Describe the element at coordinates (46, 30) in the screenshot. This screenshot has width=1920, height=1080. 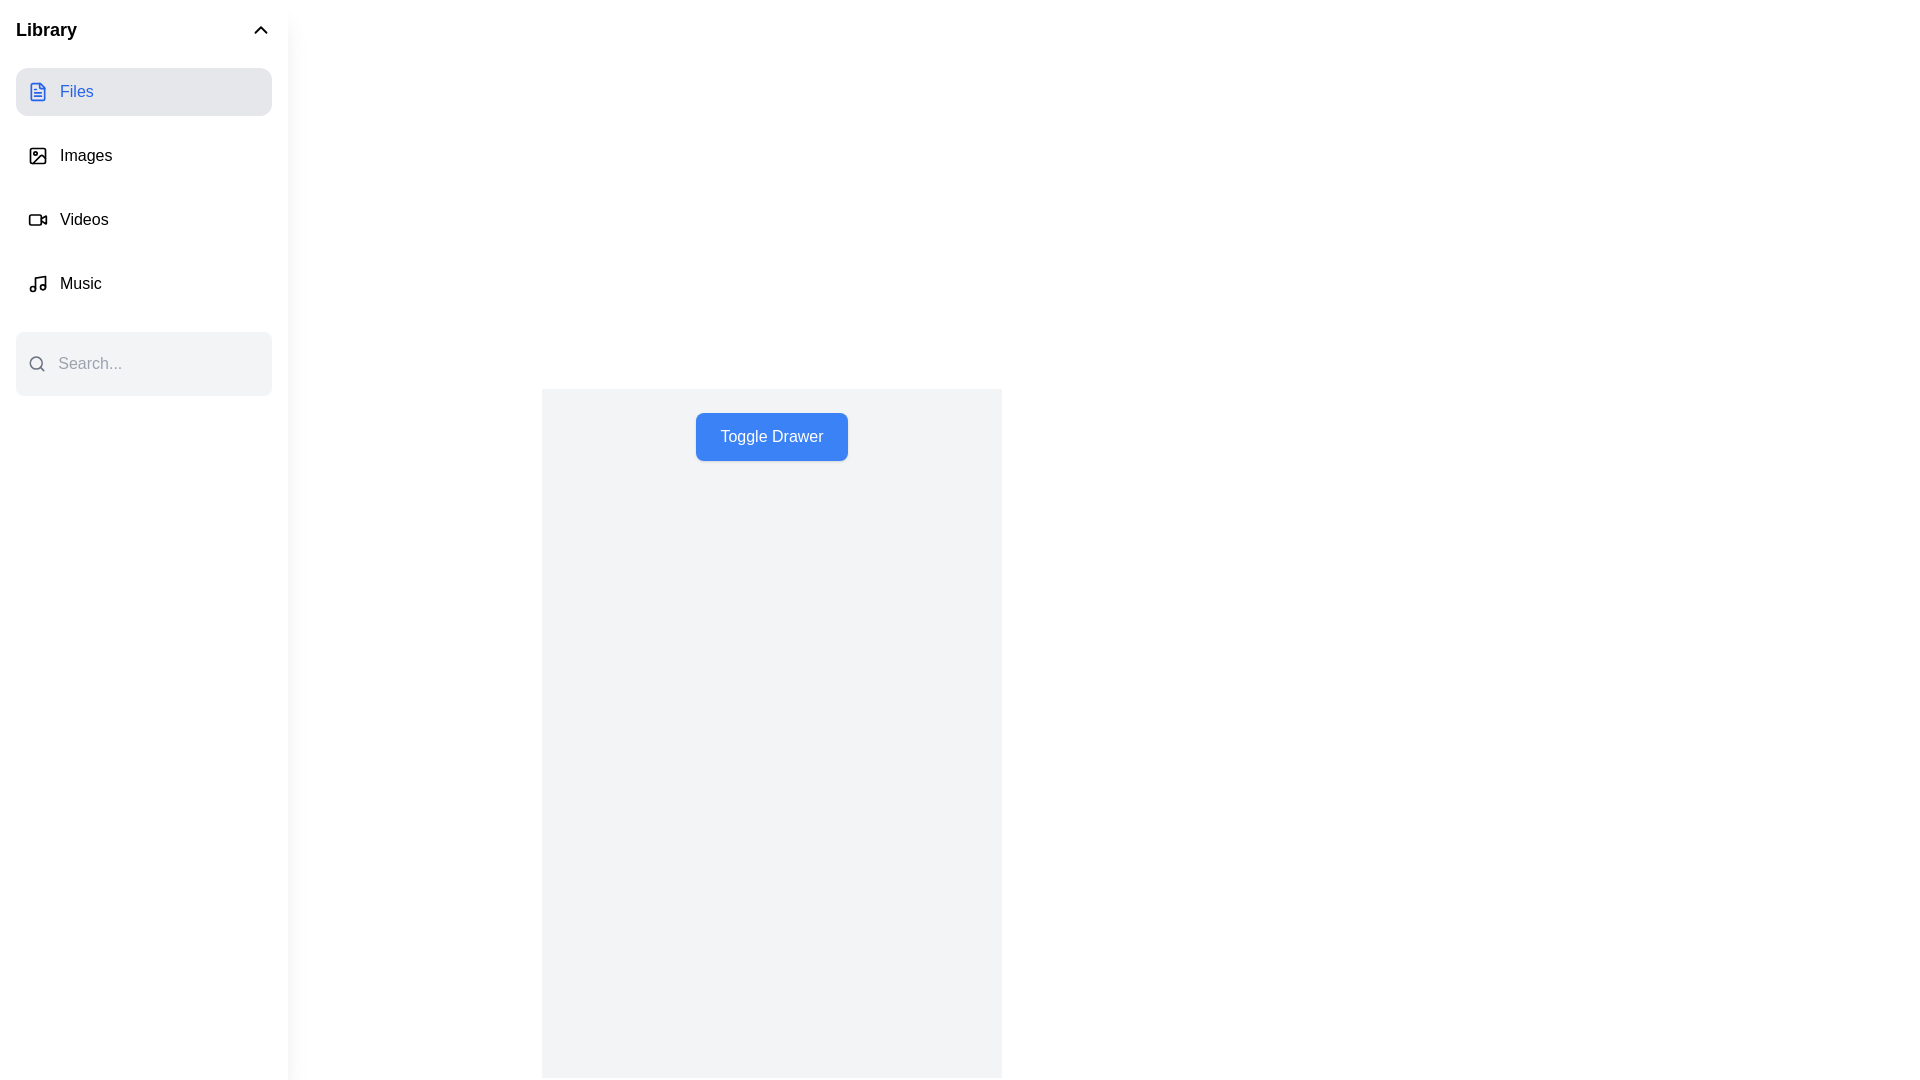
I see `the 'Library' static text label, which is a bold, large font text located in the top-left corner of the sidebar` at that location.